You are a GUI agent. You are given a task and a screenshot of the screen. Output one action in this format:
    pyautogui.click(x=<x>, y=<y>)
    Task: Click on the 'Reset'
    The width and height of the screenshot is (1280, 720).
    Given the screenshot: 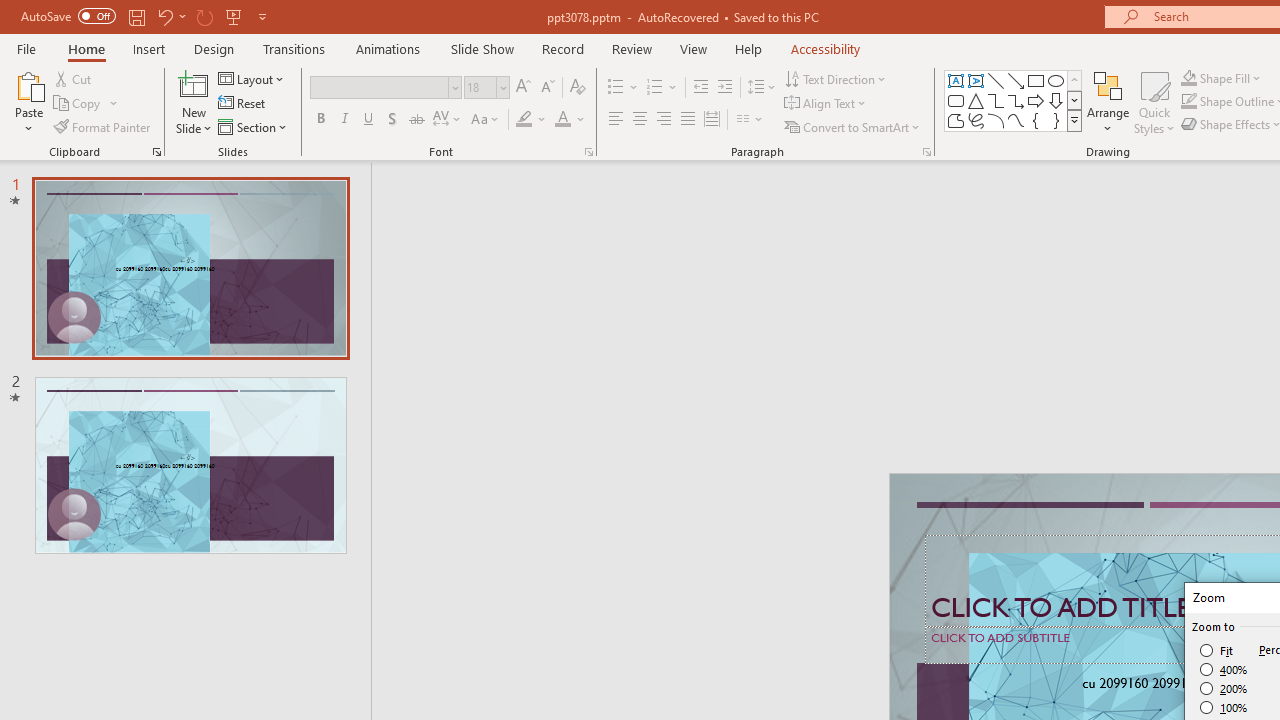 What is the action you would take?
    pyautogui.click(x=242, y=103)
    